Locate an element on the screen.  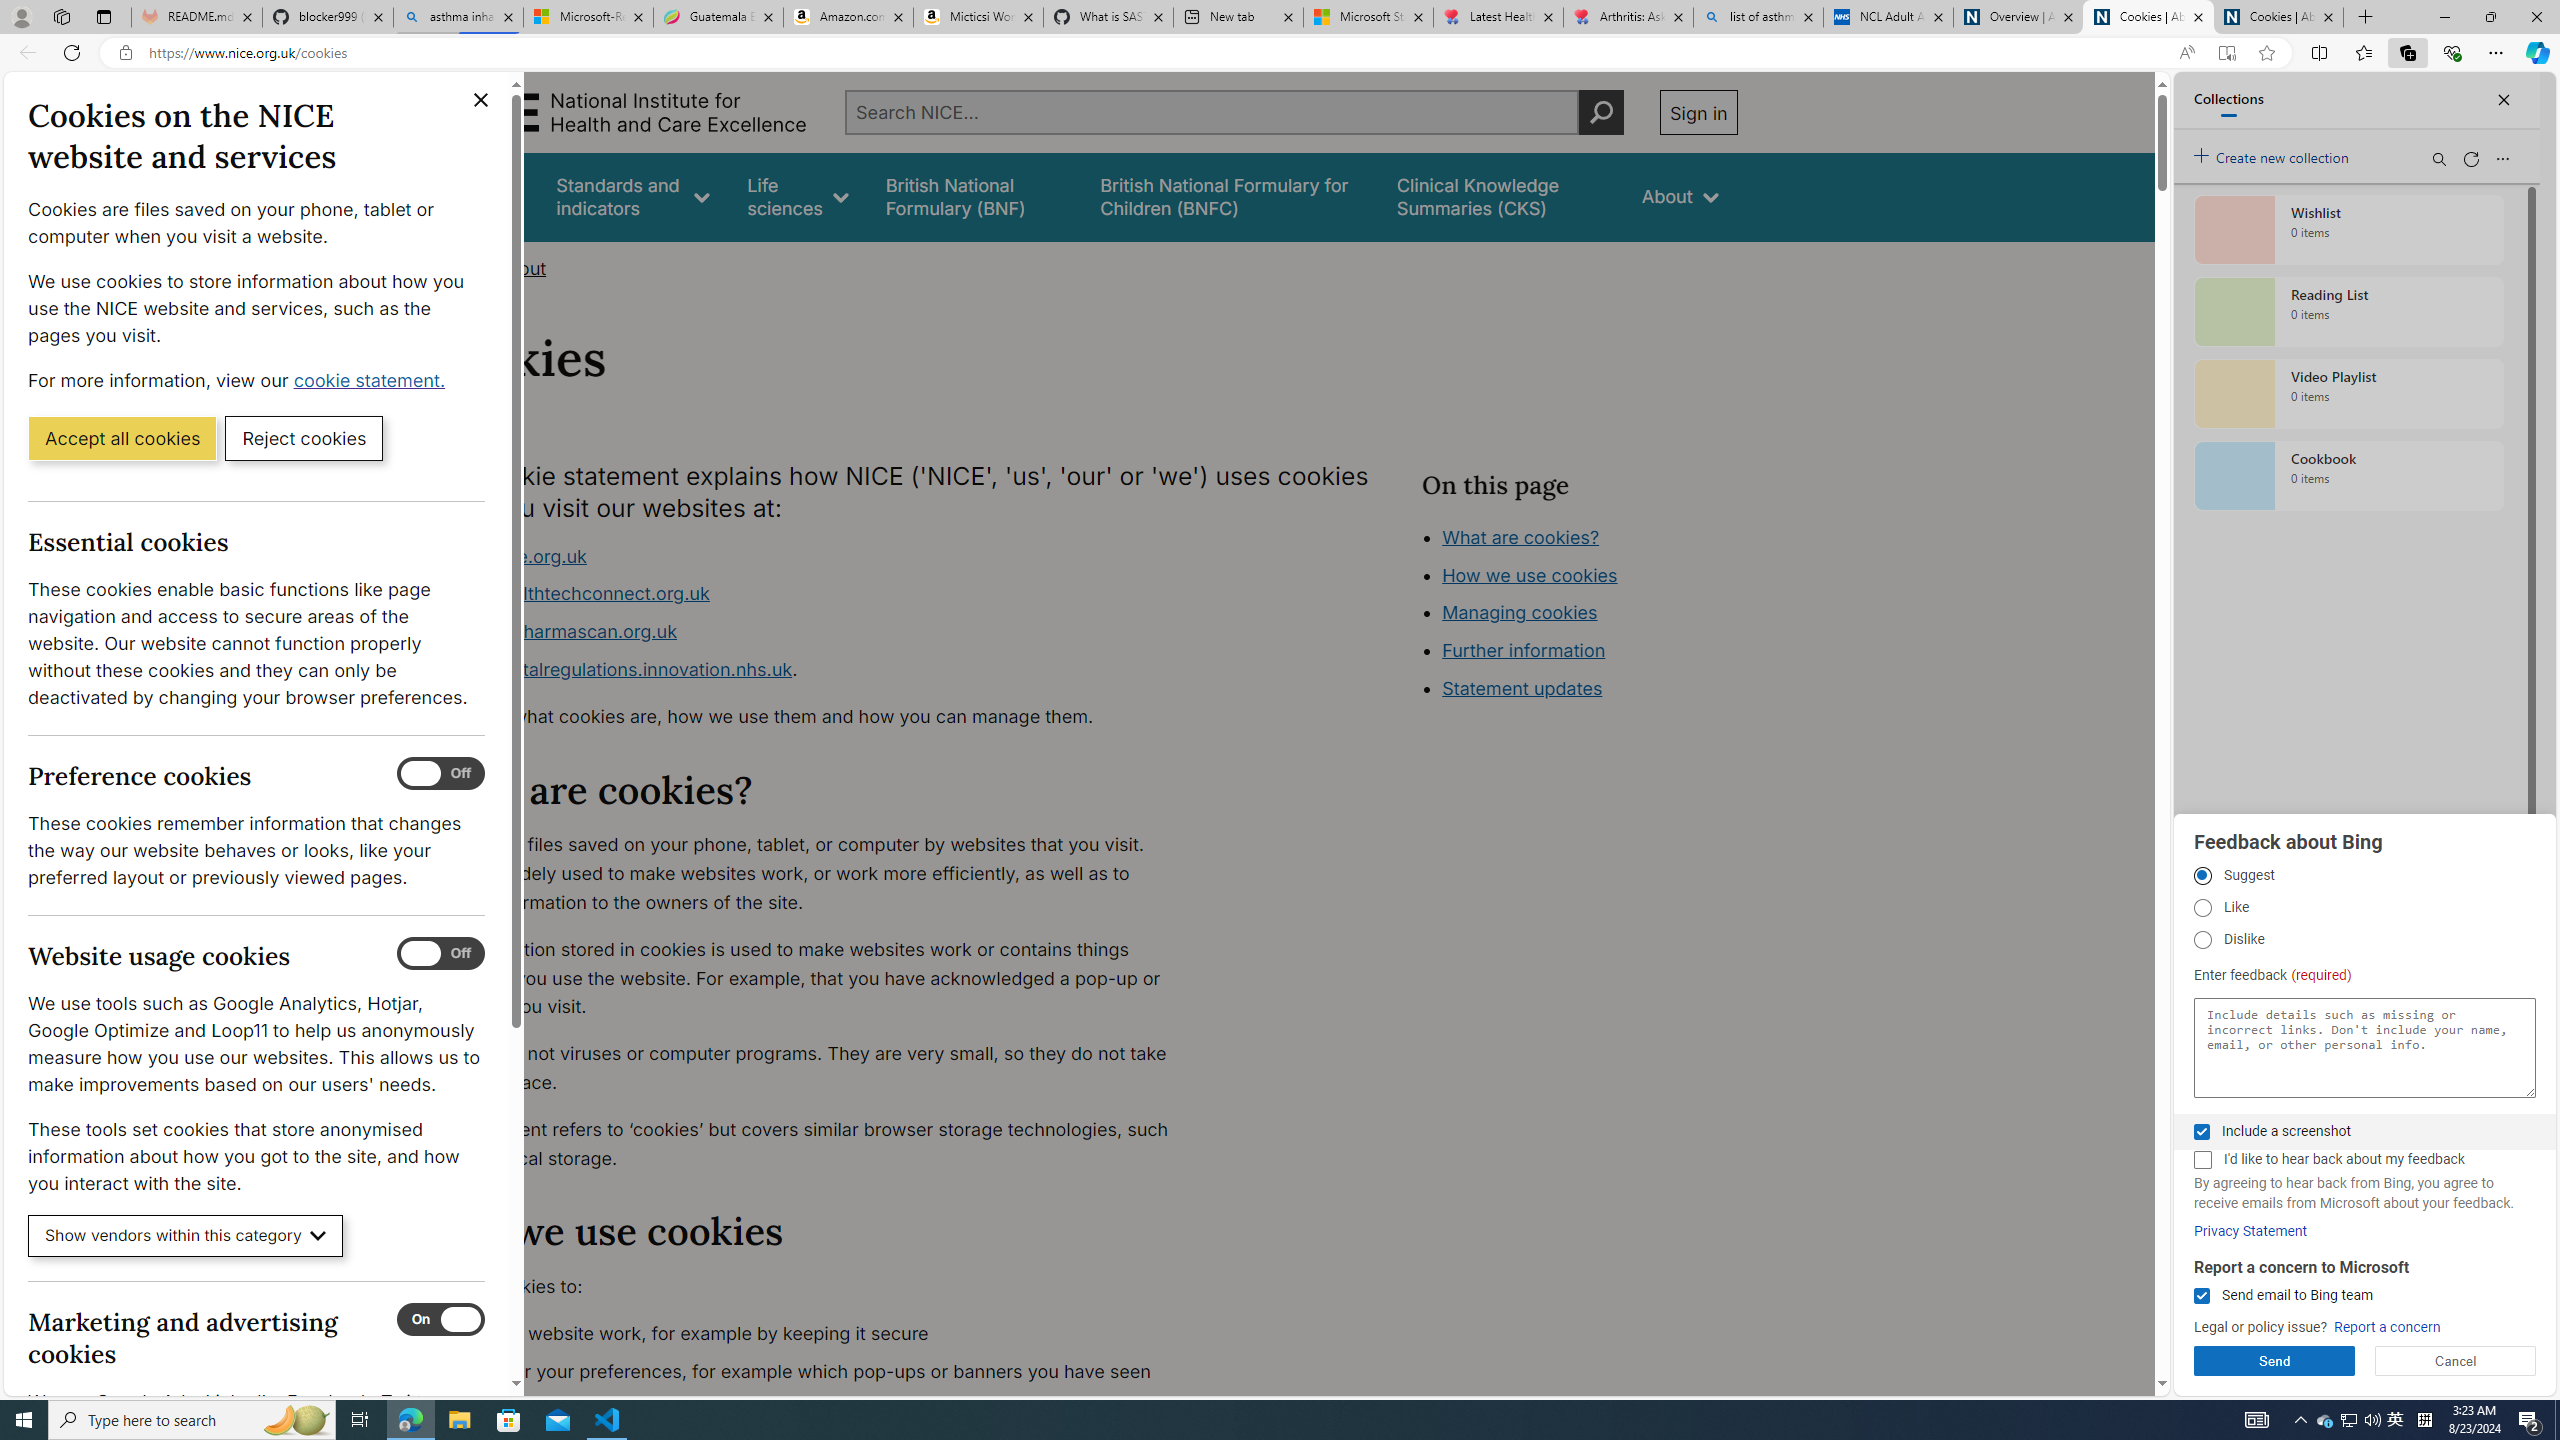
'Arthritis: Ask Health Professionals' is located at coordinates (1627, 16).